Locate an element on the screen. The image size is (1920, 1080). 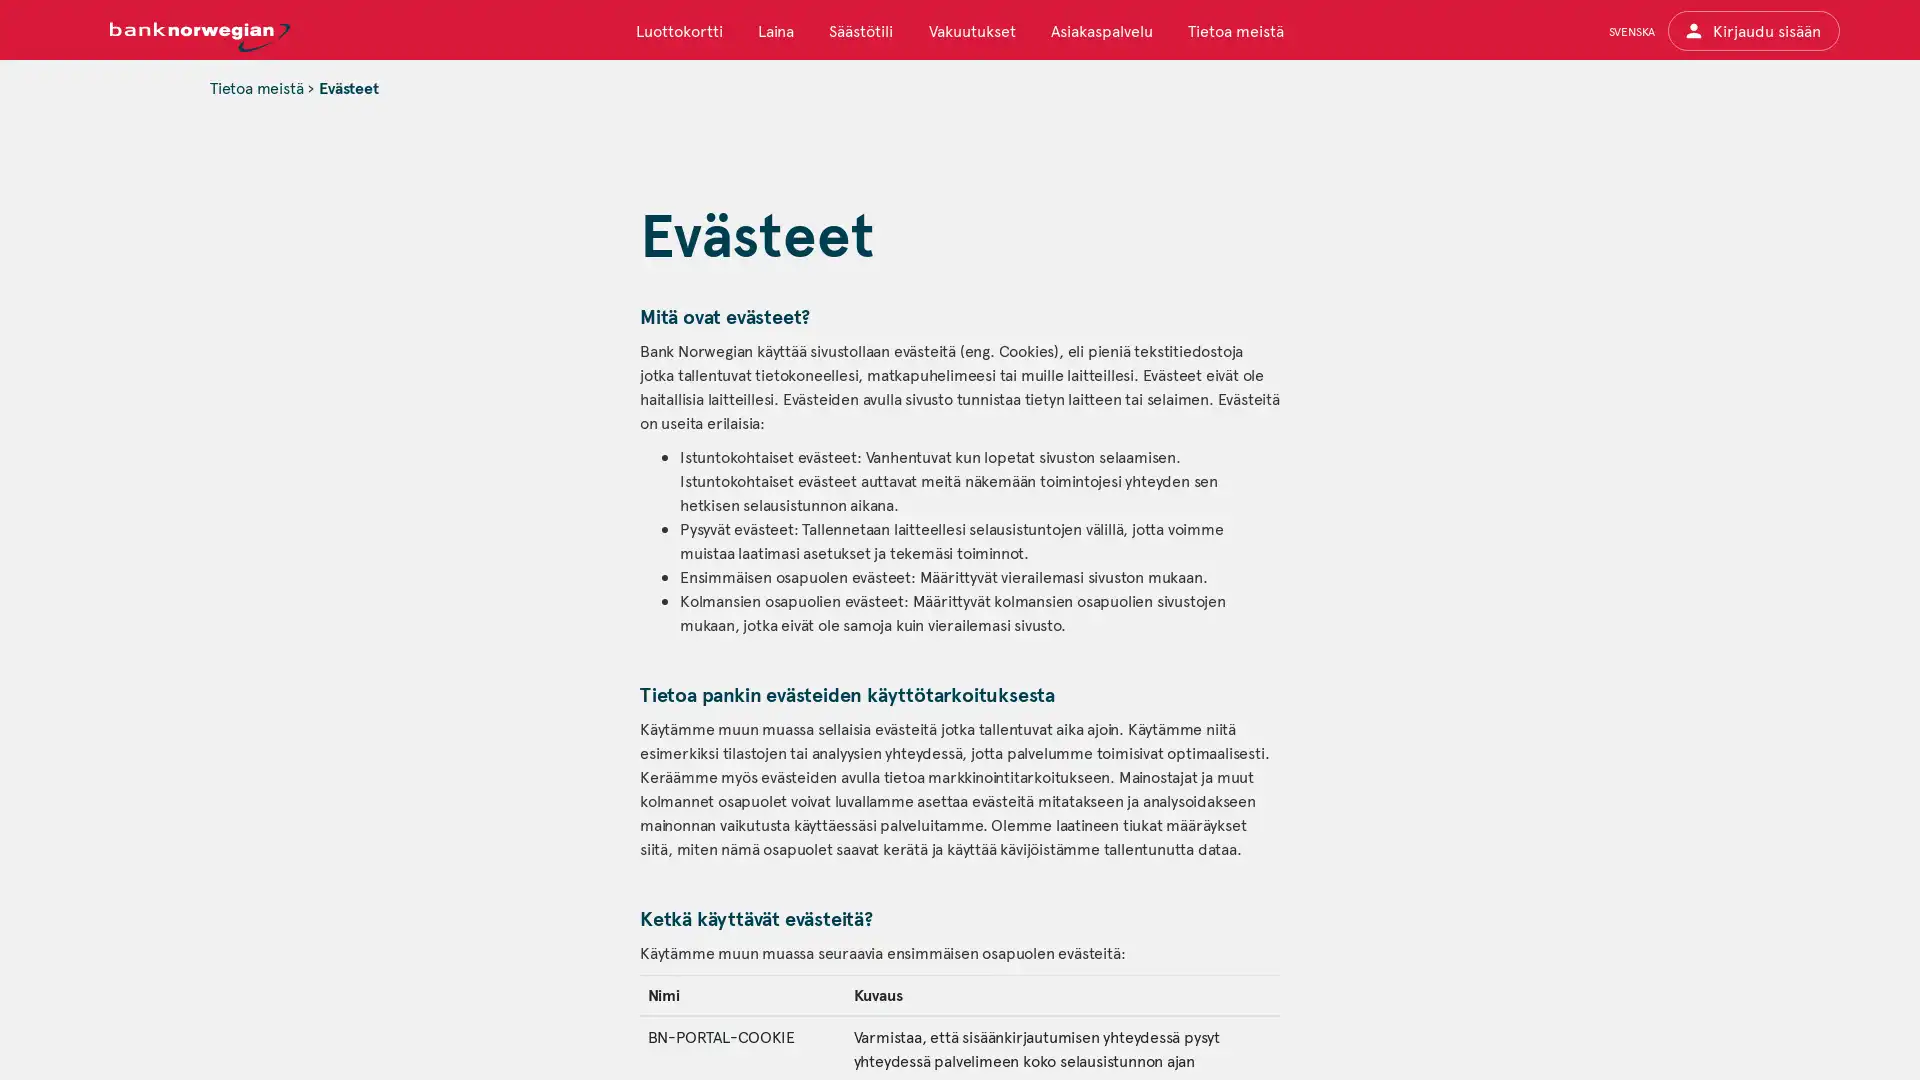
Laina is located at coordinates (775, 30).